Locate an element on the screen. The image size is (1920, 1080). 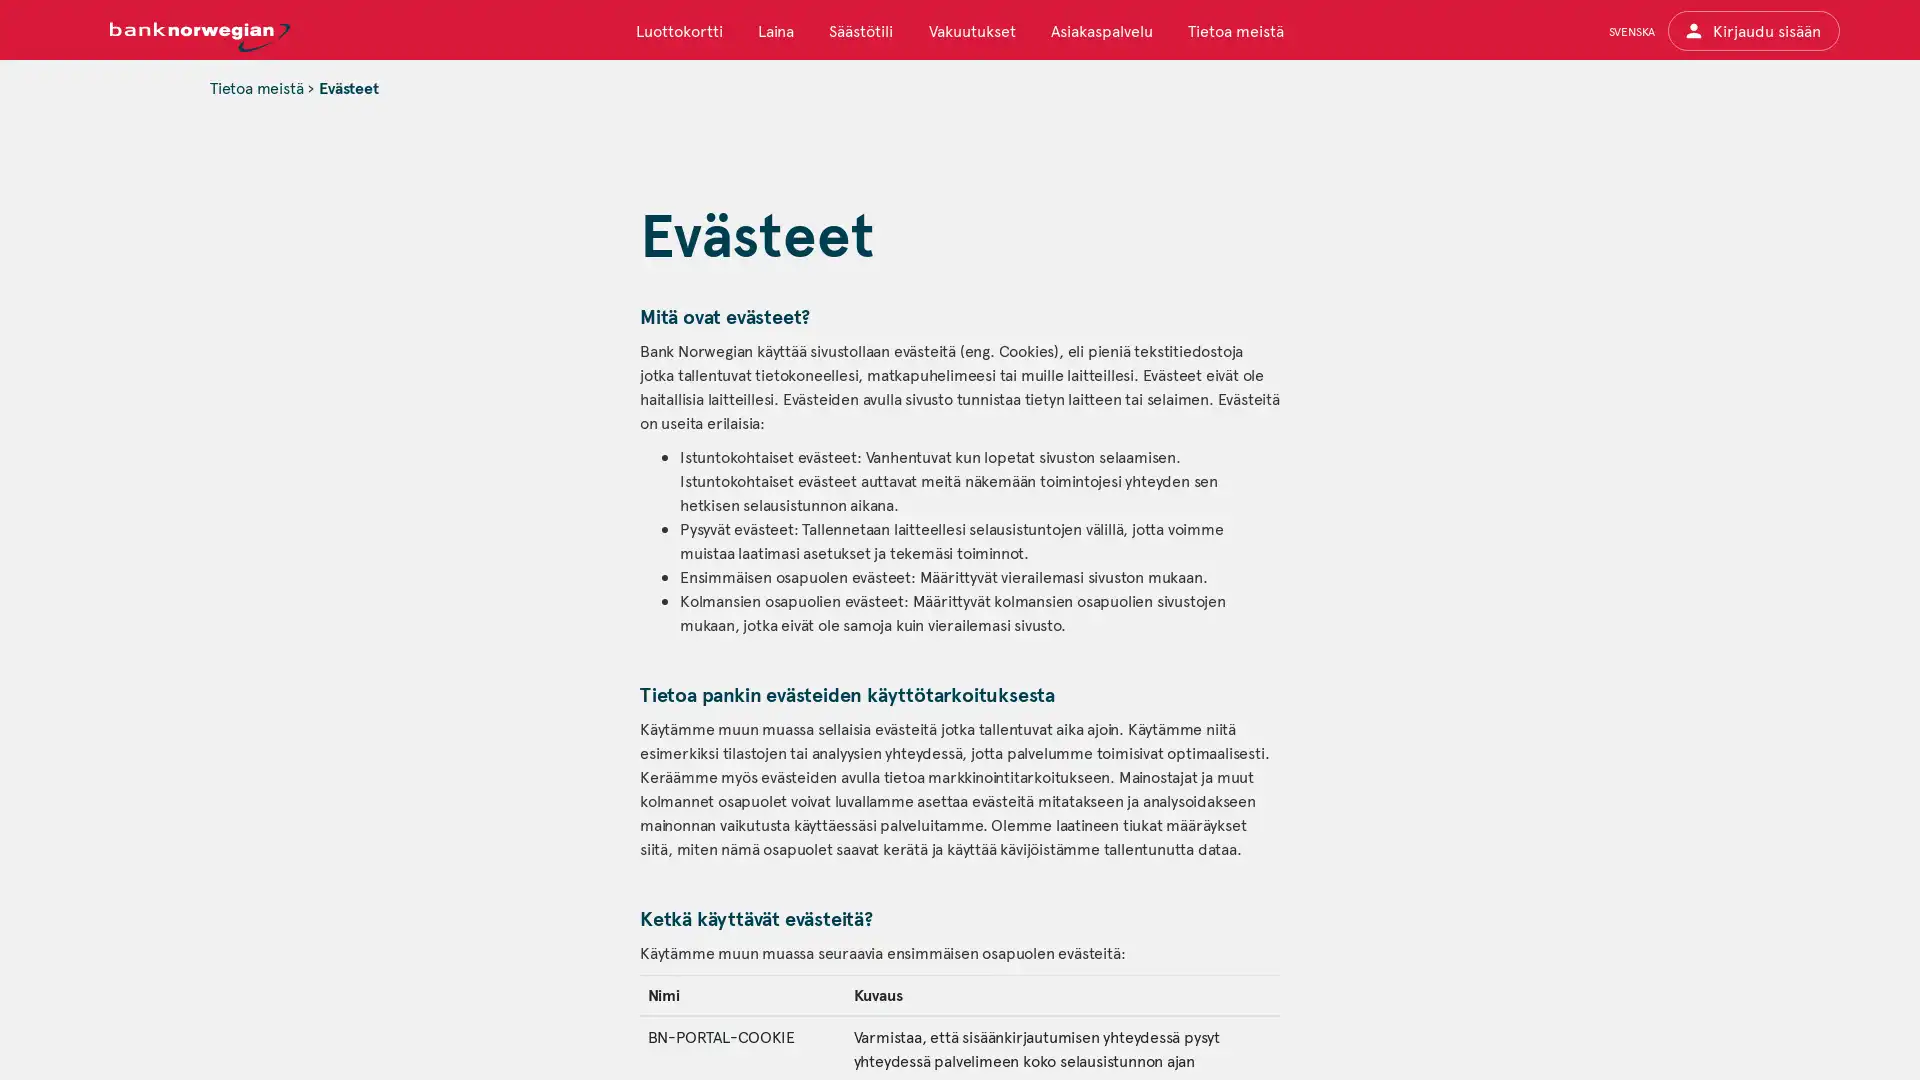
Laina is located at coordinates (775, 30).